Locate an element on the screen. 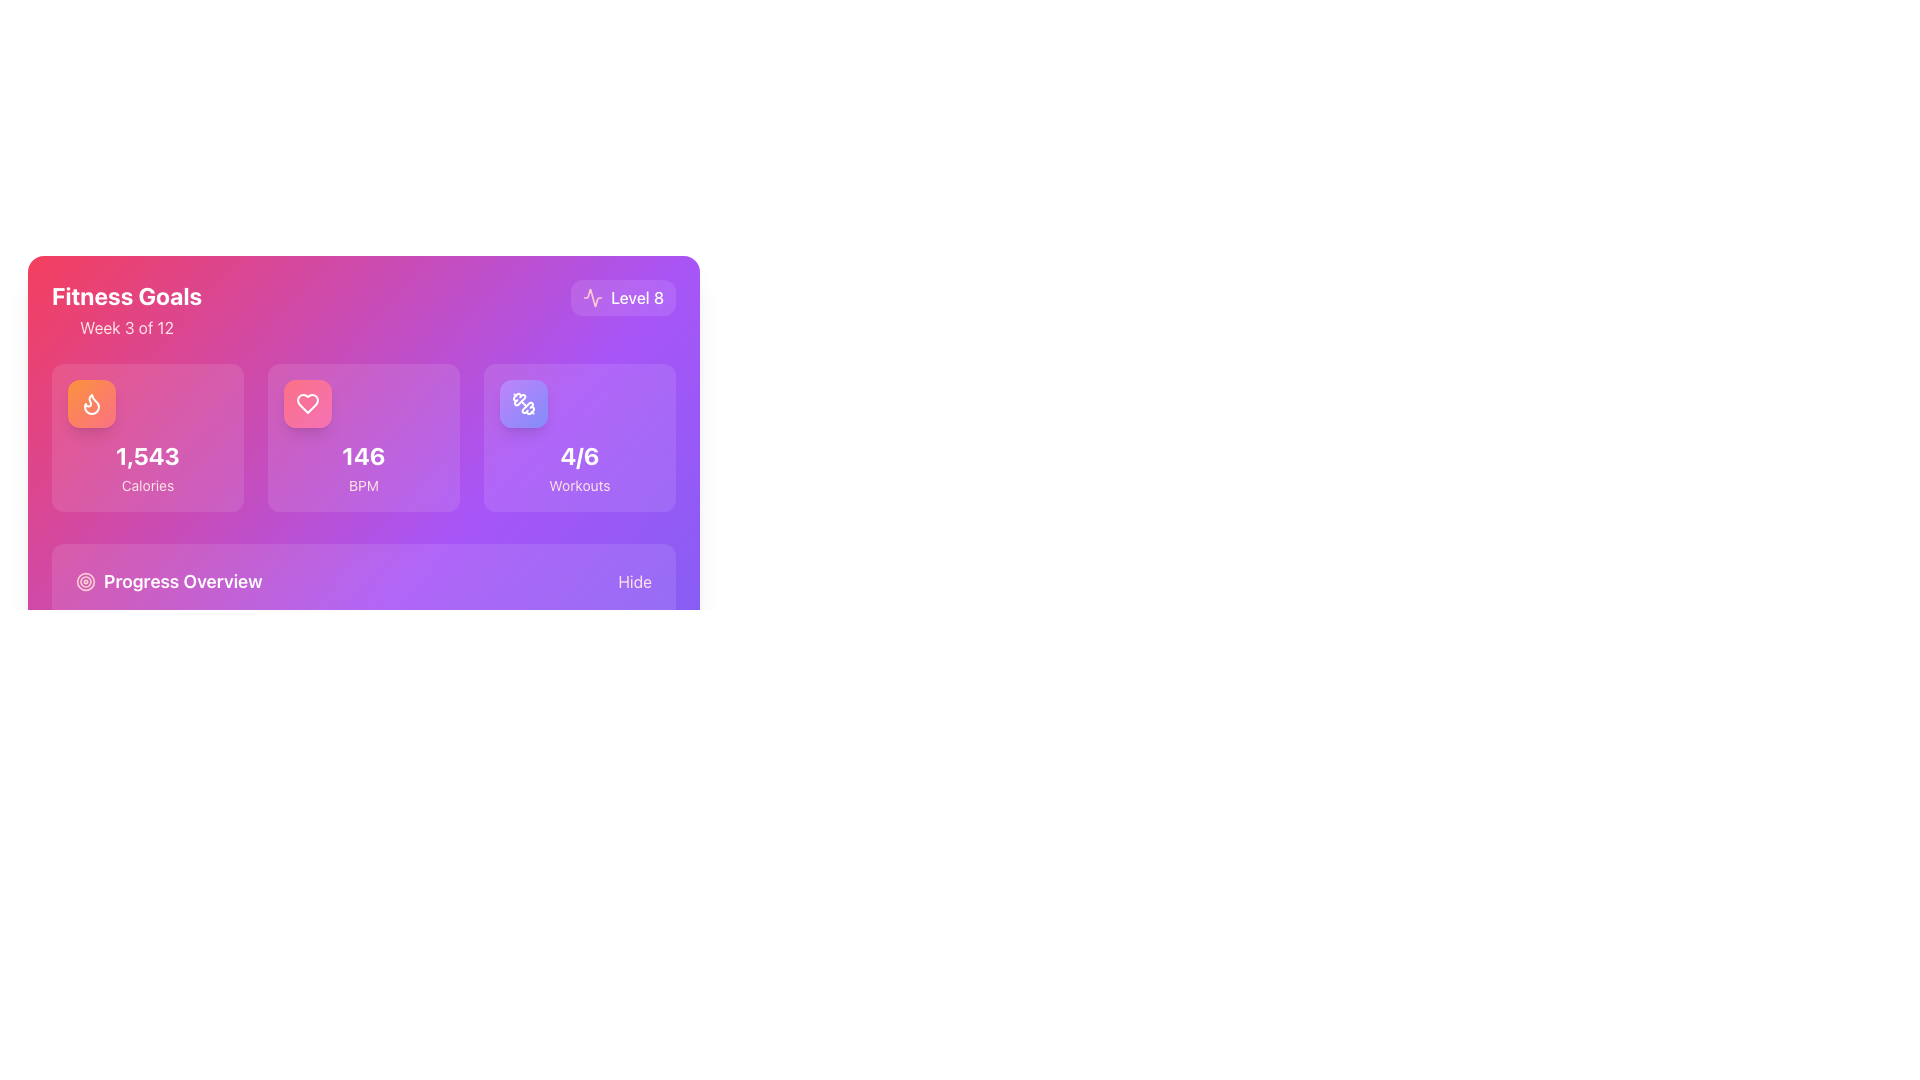 Image resolution: width=1920 pixels, height=1080 pixels. the performance metrics icon located in the top-right corner of the card, which is adjacent to the 'Level 8' text is located at coordinates (592, 297).